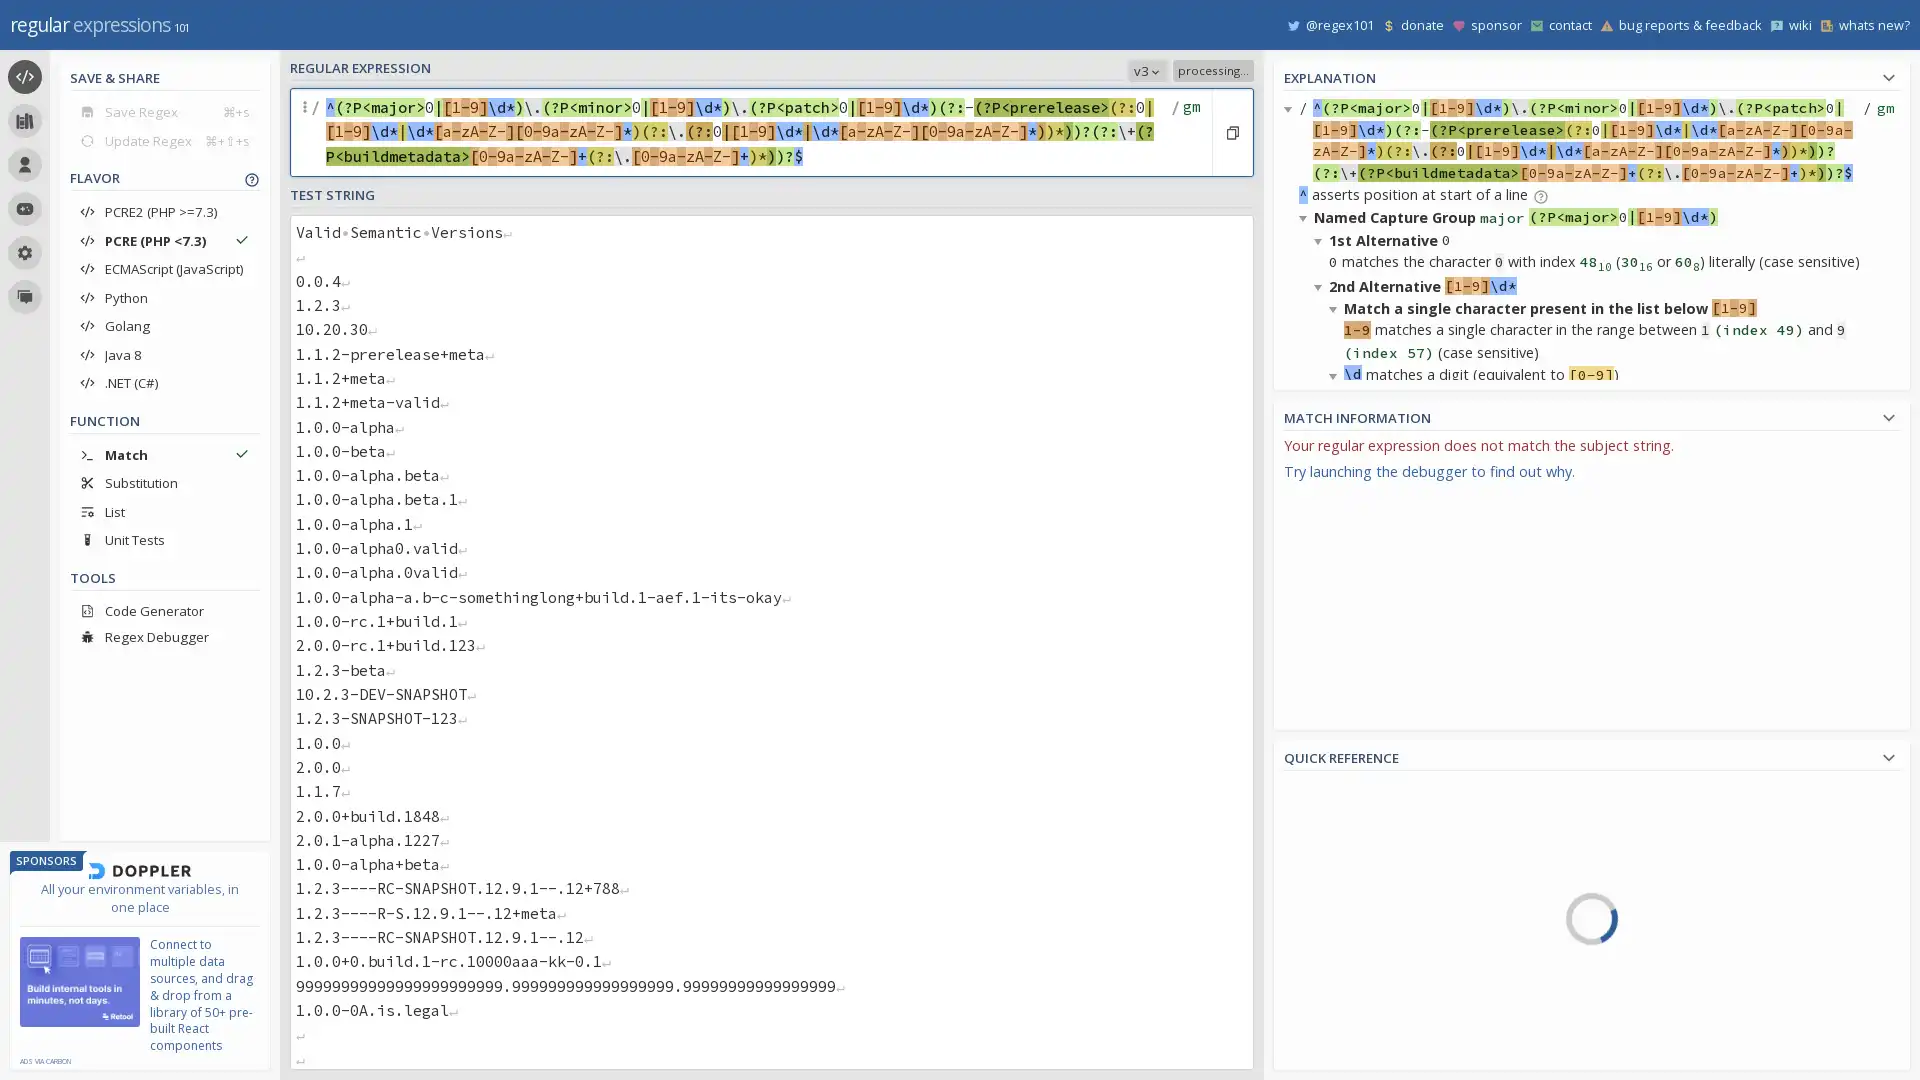 The height and width of the screenshot is (1080, 1920). Describe the element at coordinates (1691, 962) in the screenshot. I see `Alternate - match either a or b a|b` at that location.